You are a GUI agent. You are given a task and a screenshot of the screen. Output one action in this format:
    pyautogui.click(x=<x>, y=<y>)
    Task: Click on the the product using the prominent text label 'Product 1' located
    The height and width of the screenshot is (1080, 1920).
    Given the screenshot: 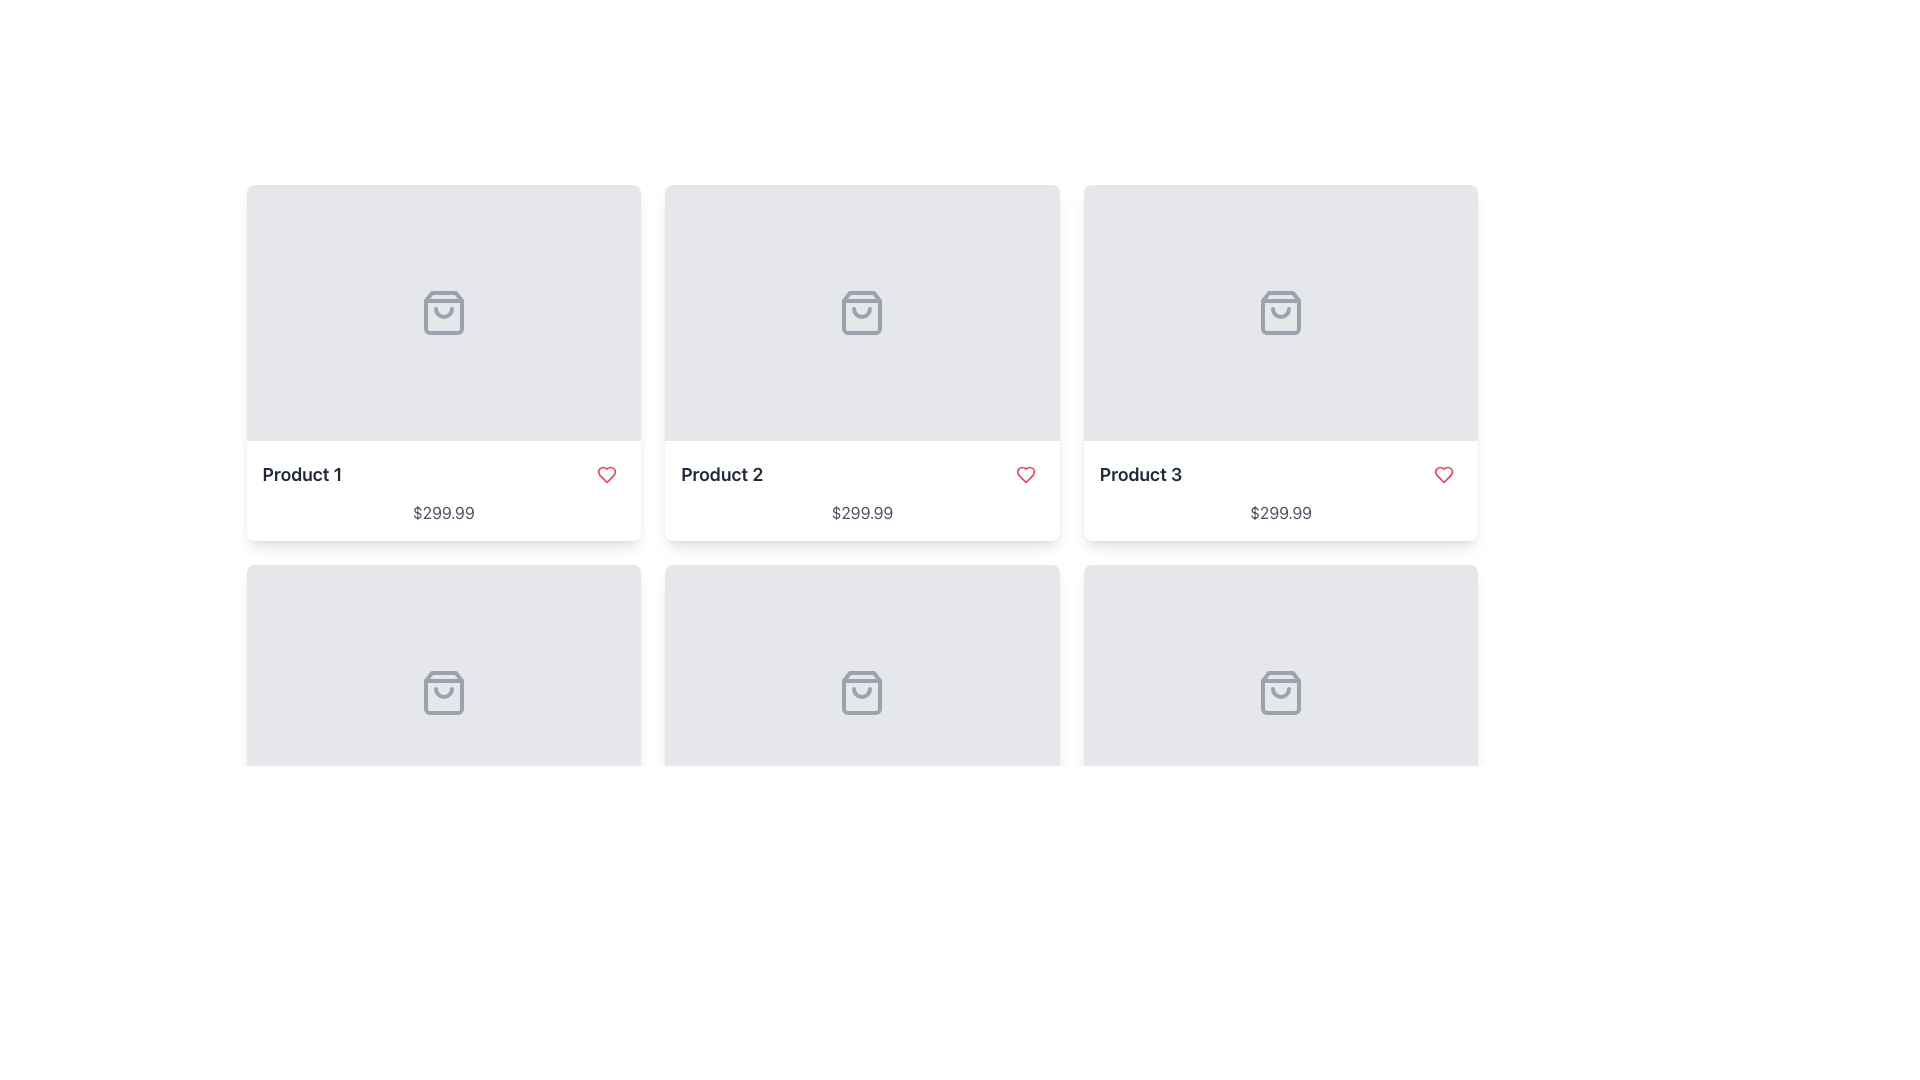 What is the action you would take?
    pyautogui.click(x=301, y=474)
    